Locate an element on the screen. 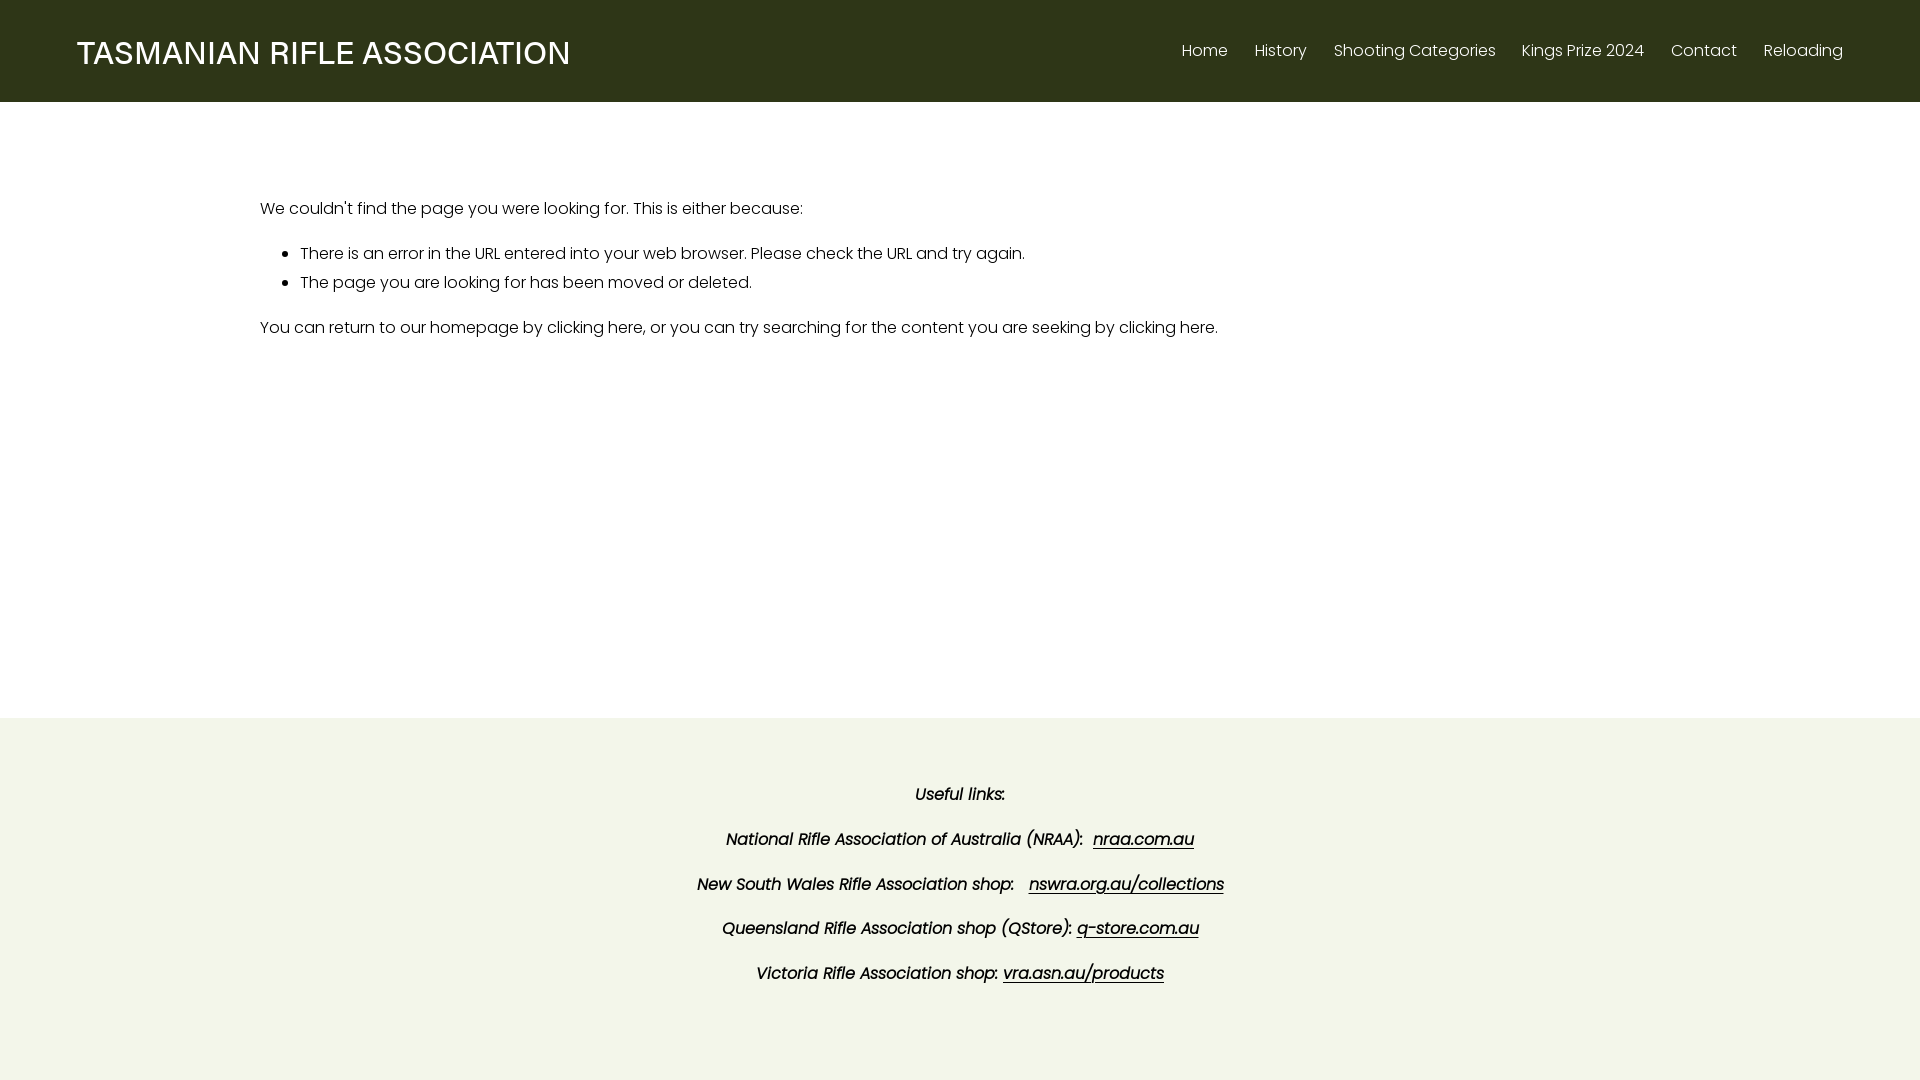 This screenshot has height=1080, width=1920. 'Home' is located at coordinates (1181, 49).